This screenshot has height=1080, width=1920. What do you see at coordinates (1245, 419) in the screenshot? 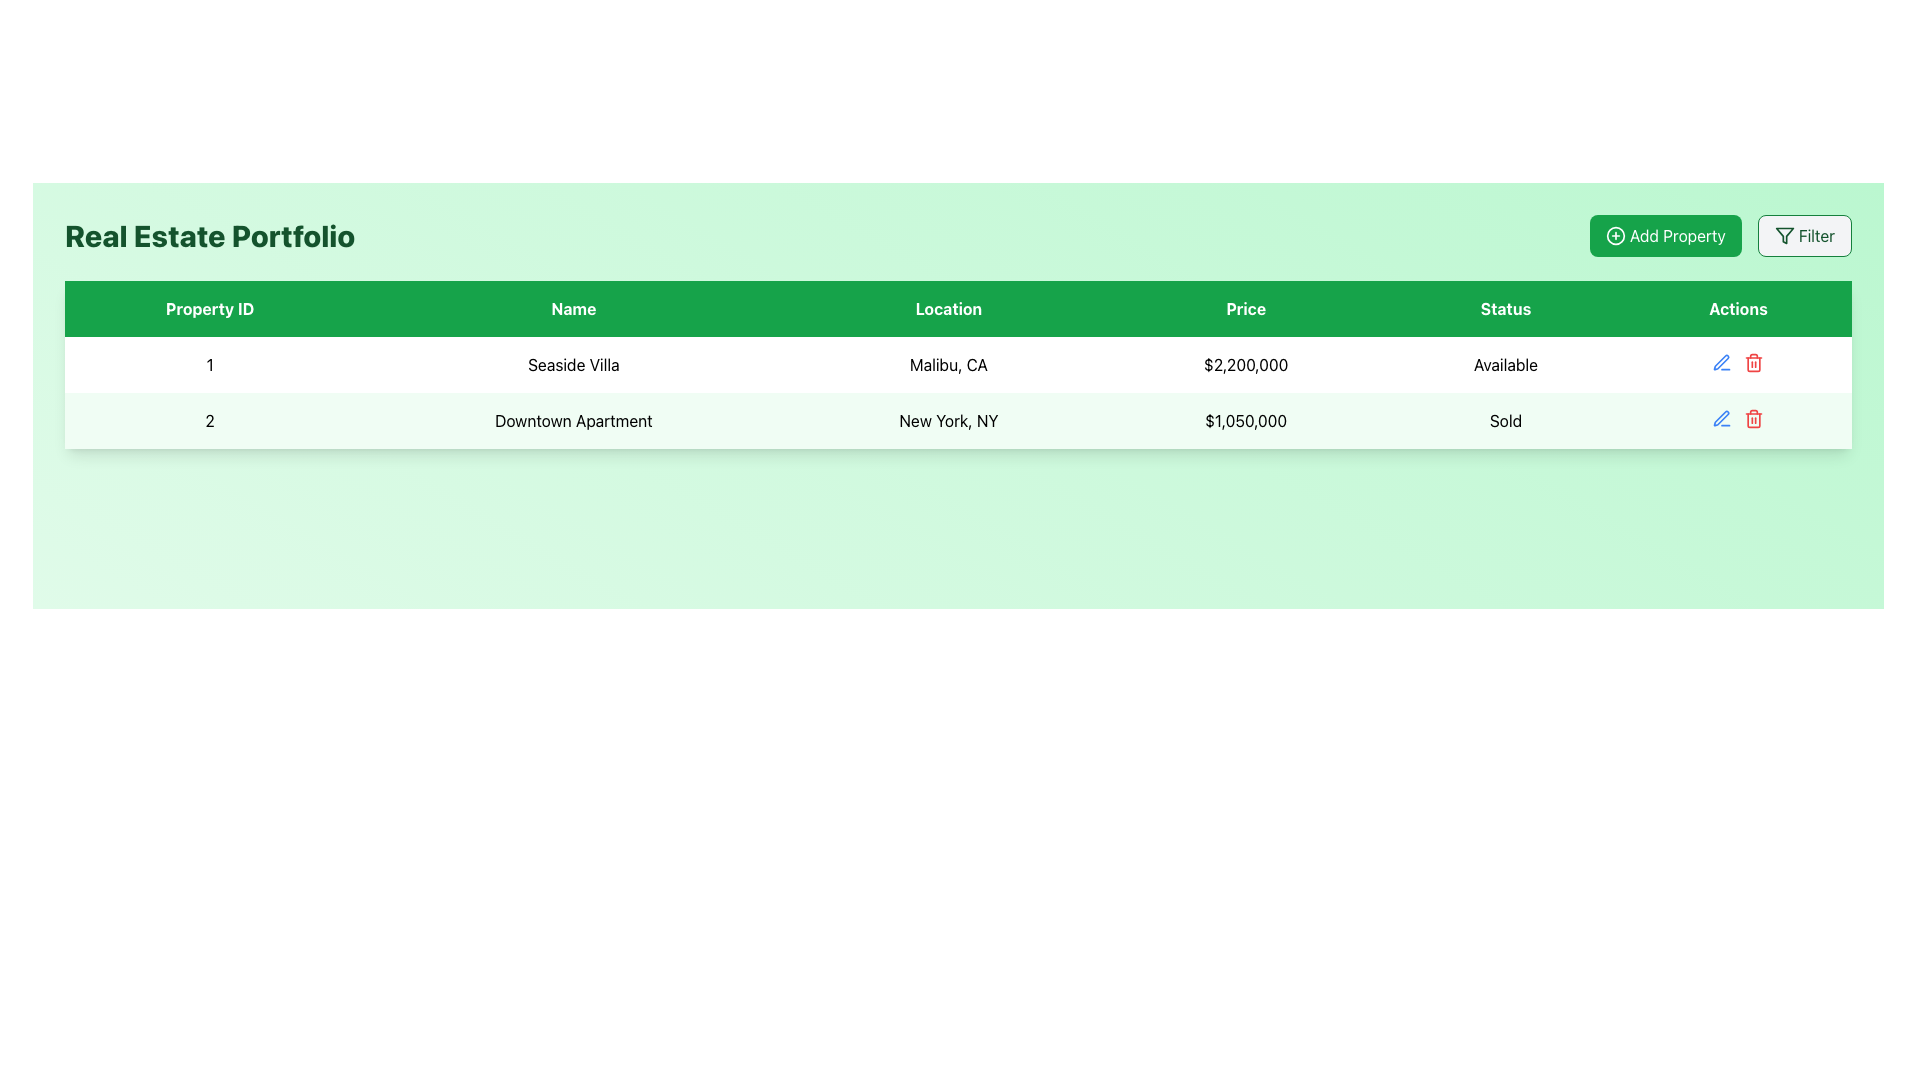
I see `price value displayed in the table cell under the 'Price' column for the 'Downtown Apartment' property, located in the fourth column of the second row` at bounding box center [1245, 419].